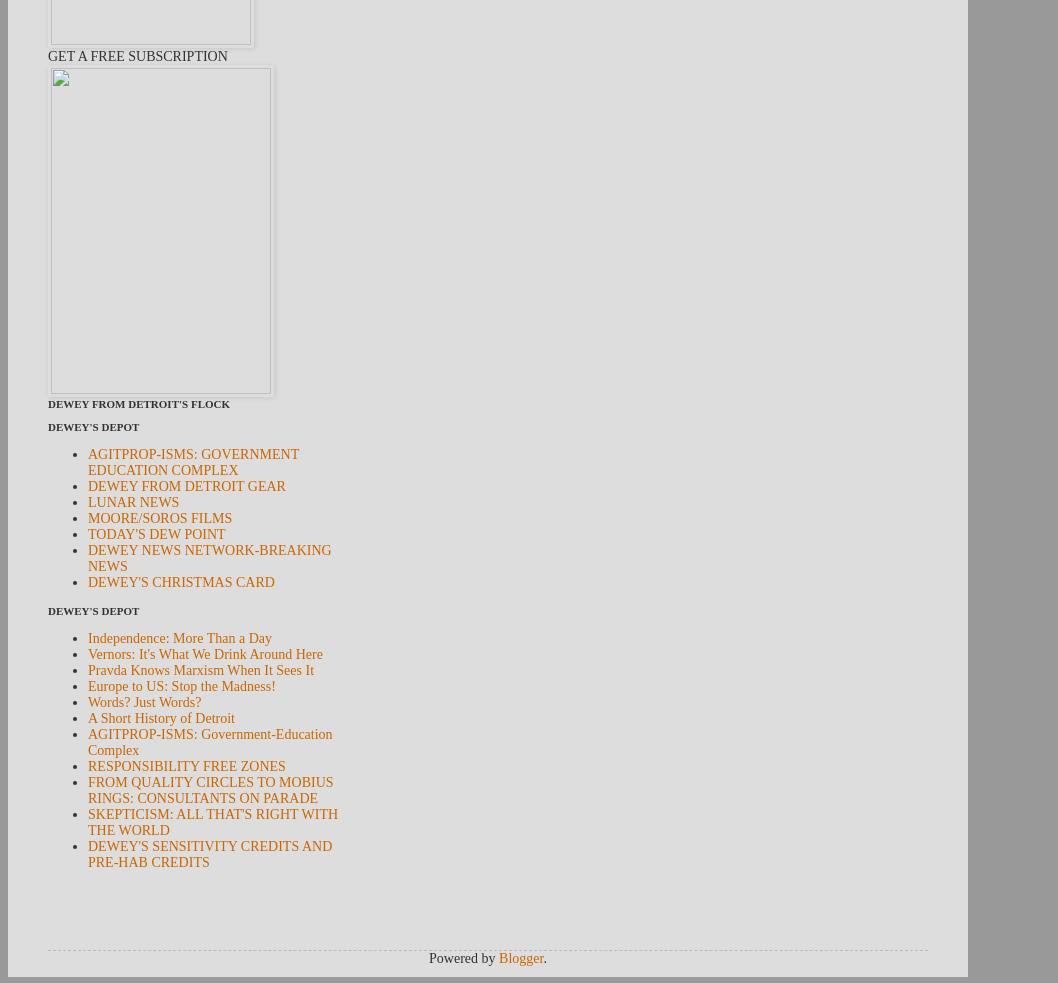 The height and width of the screenshot is (983, 1058). Describe the element at coordinates (160, 717) in the screenshot. I see `'A Short History of Detroit'` at that location.